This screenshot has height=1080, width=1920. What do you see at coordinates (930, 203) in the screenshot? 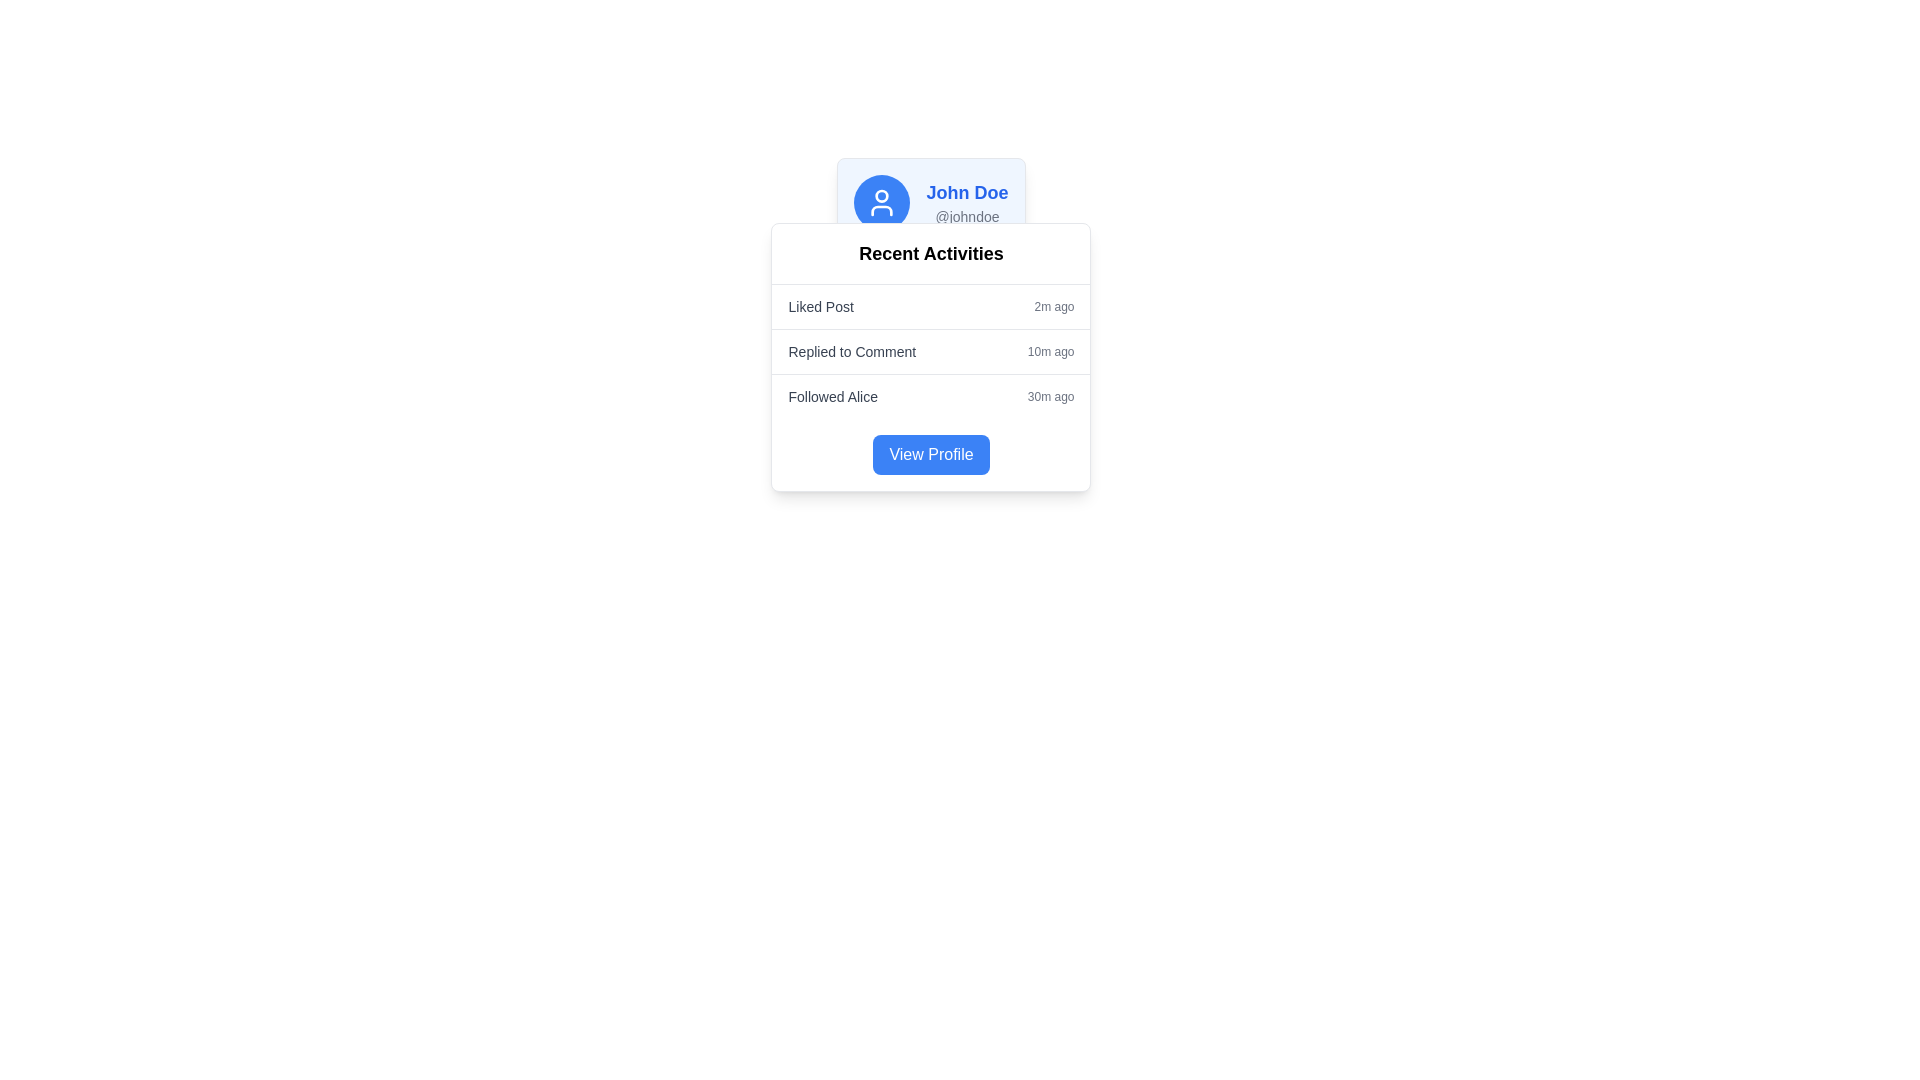
I see `the User Identifier Item which features a blue circular icon with a white outline of a person and the bold blue text 'John Doe' along with smaller gray text '@johndoe'` at bounding box center [930, 203].